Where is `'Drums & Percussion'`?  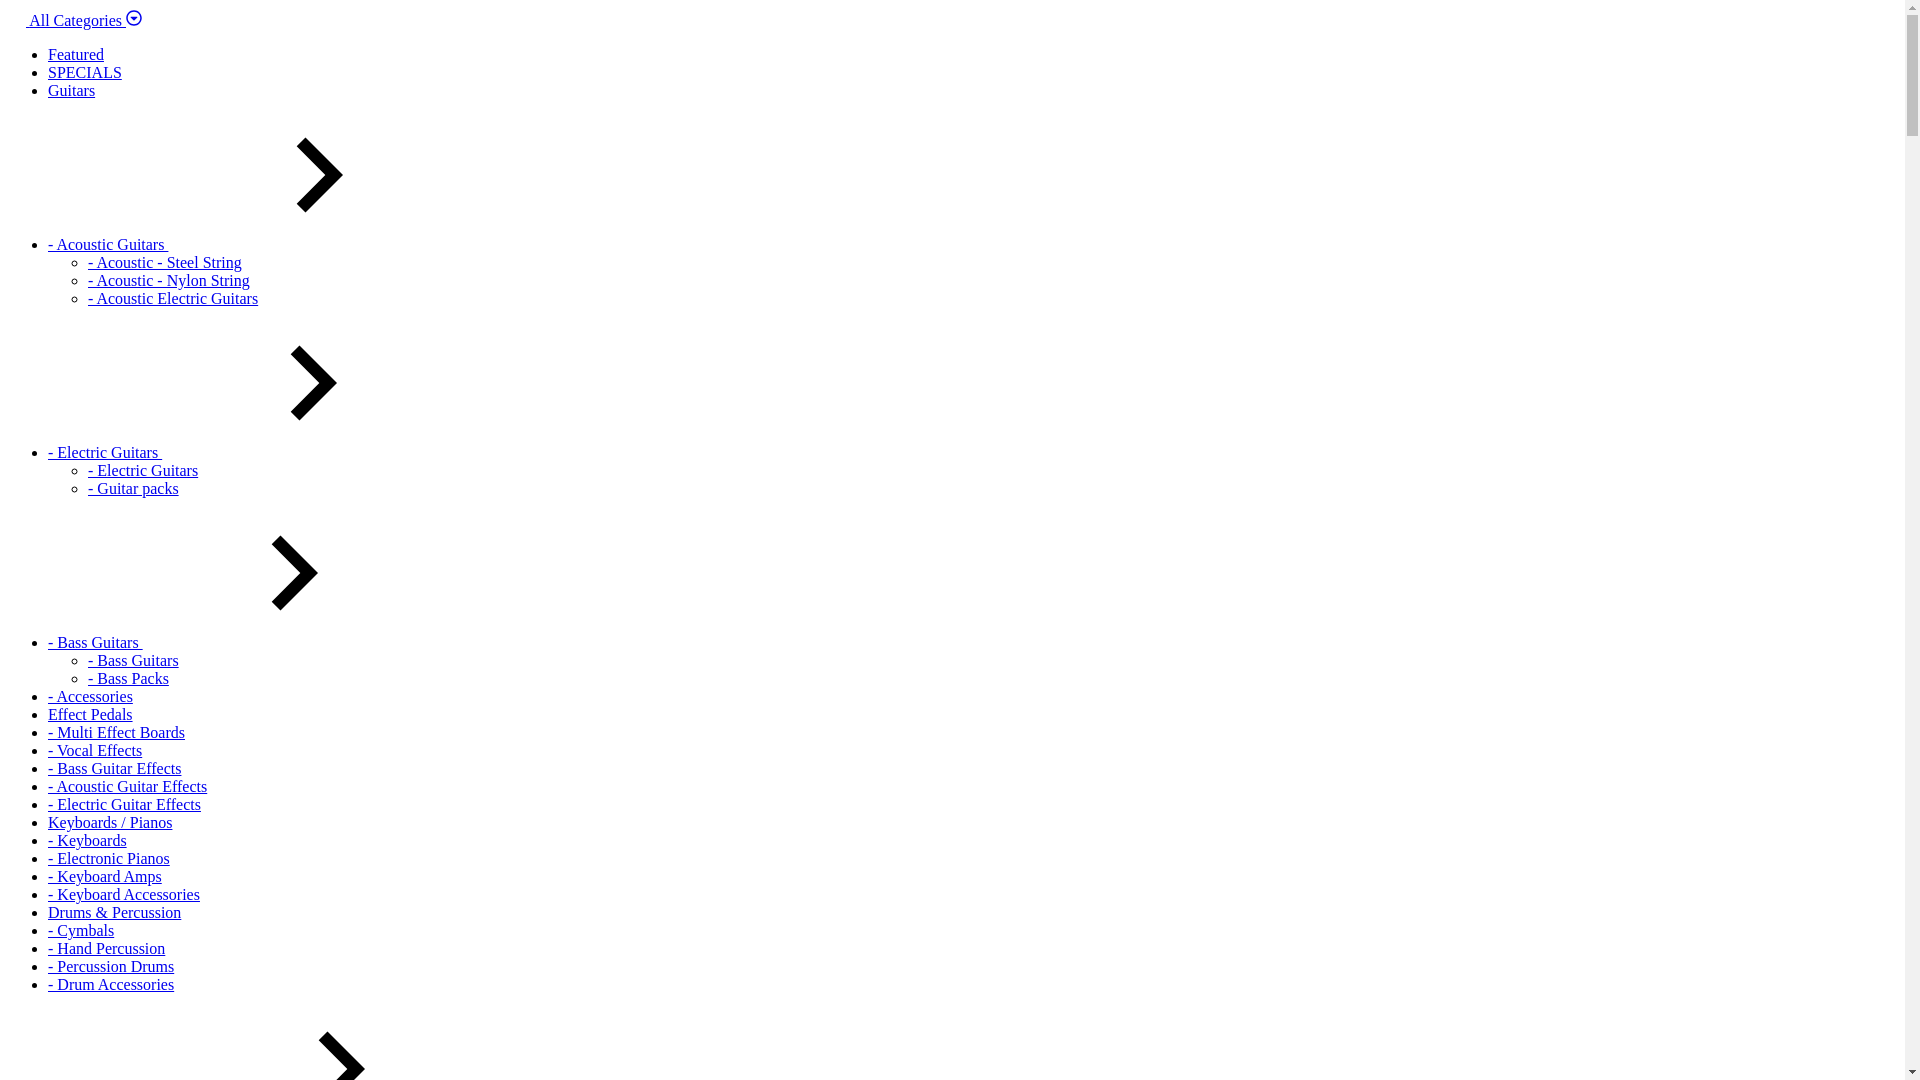 'Drums & Percussion' is located at coordinates (113, 912).